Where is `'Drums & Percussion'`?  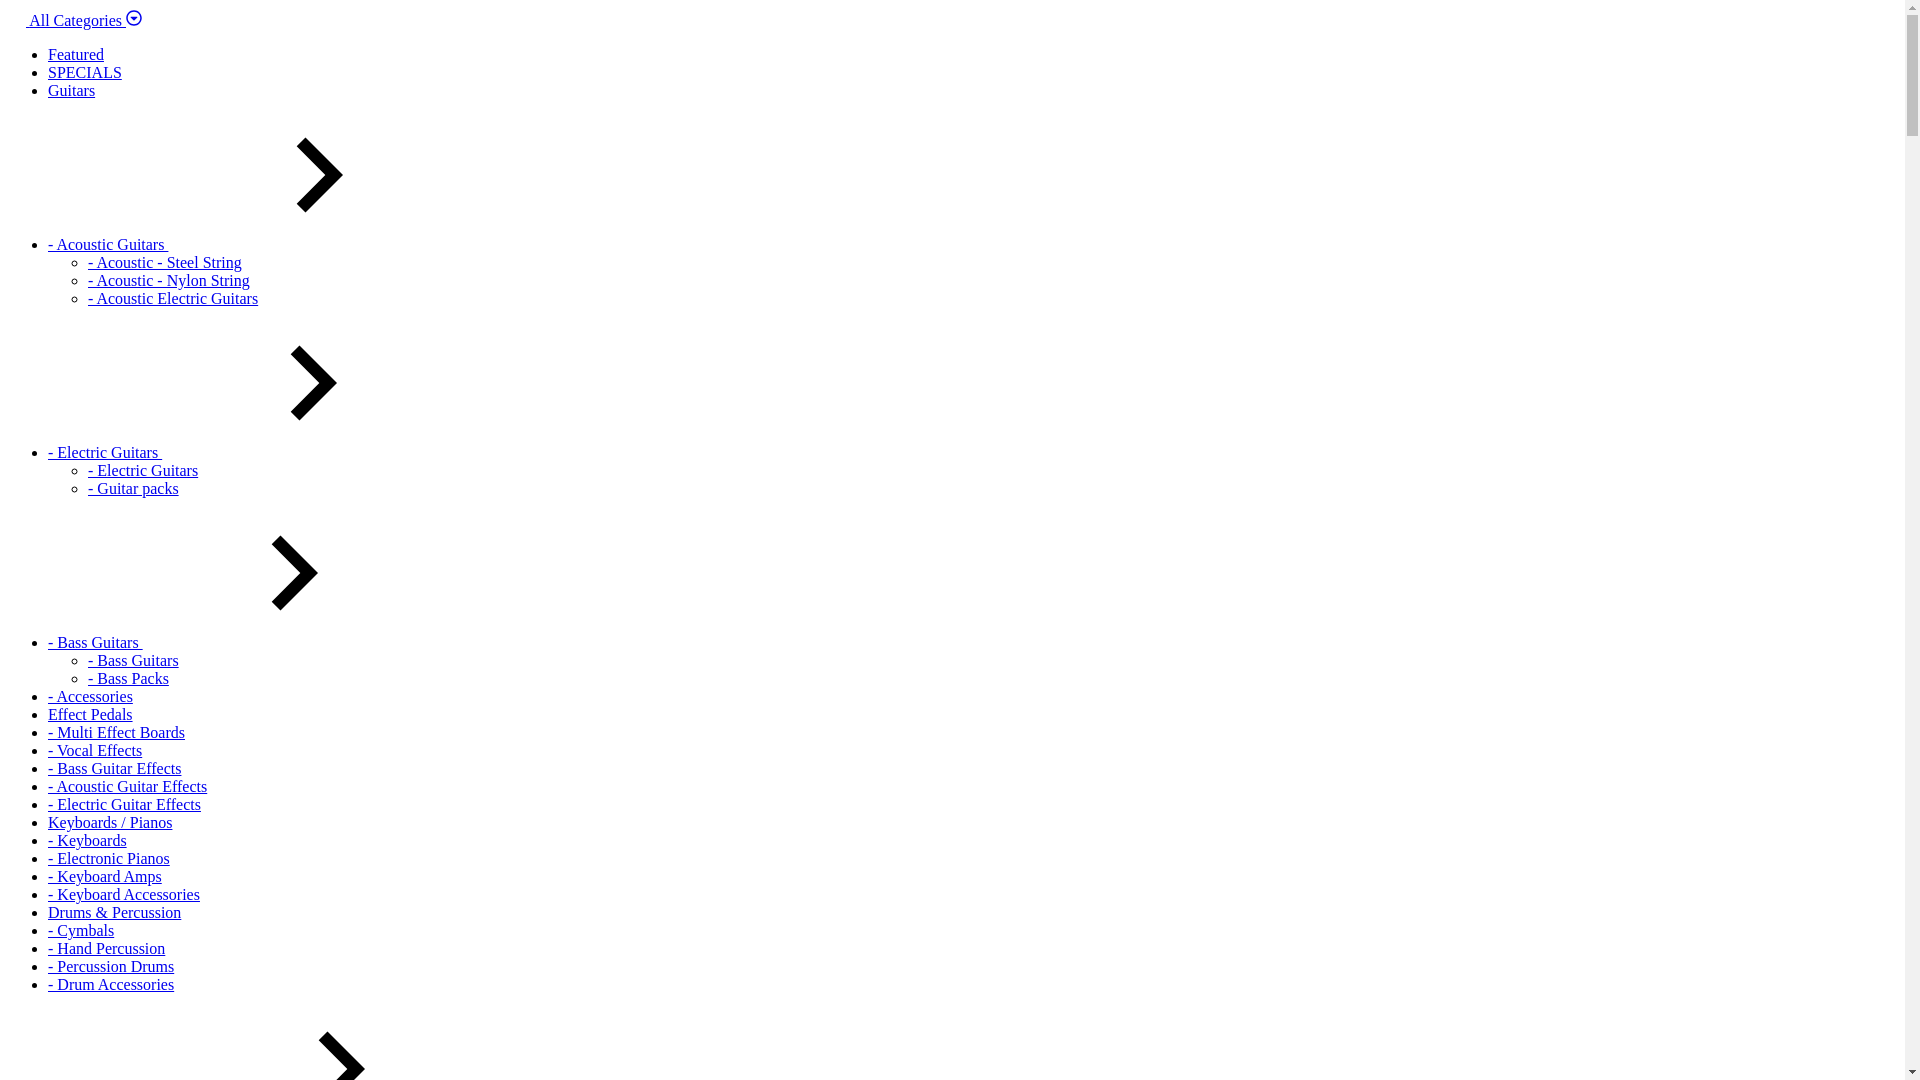 'Drums & Percussion' is located at coordinates (113, 912).